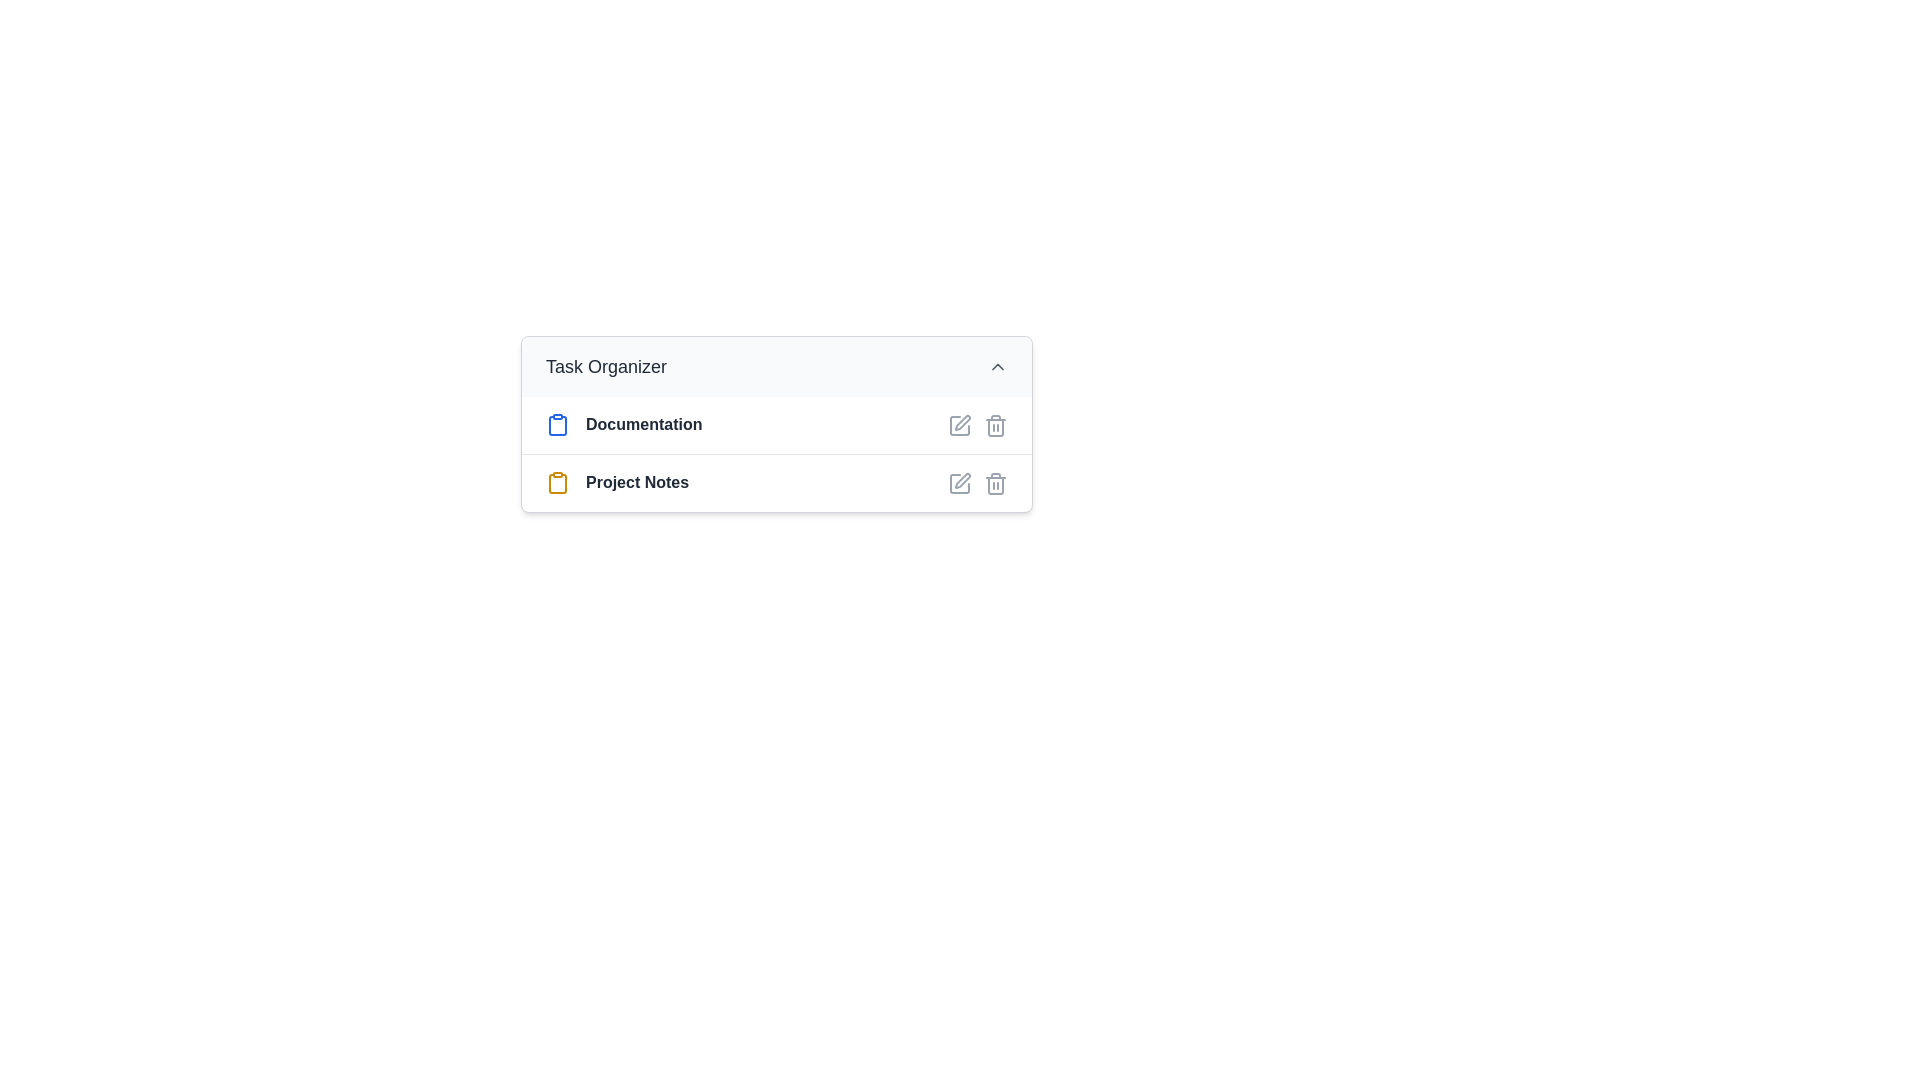 The height and width of the screenshot is (1080, 1920). What do you see at coordinates (960, 423) in the screenshot?
I see `the pencil icon button, which is located to the right of the 'Documentation' list item in the 'Task Organizer' section` at bounding box center [960, 423].